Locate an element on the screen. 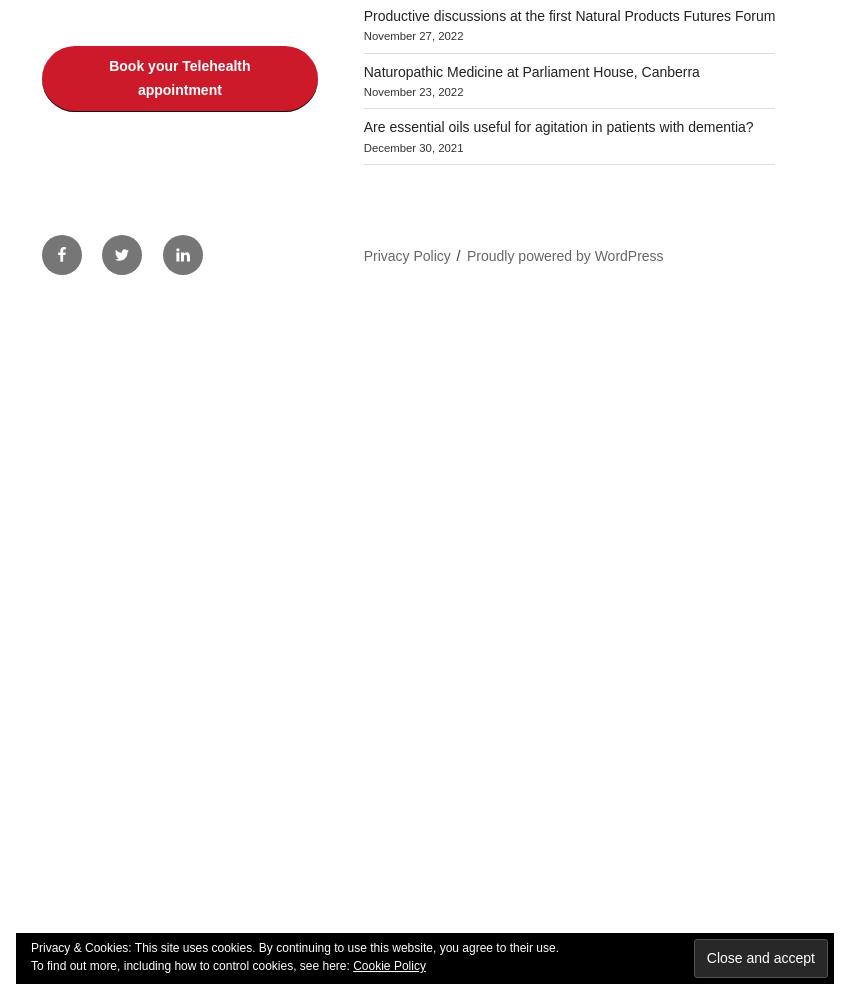  'To find out more, including how to control cookies, see here:' is located at coordinates (191, 965).